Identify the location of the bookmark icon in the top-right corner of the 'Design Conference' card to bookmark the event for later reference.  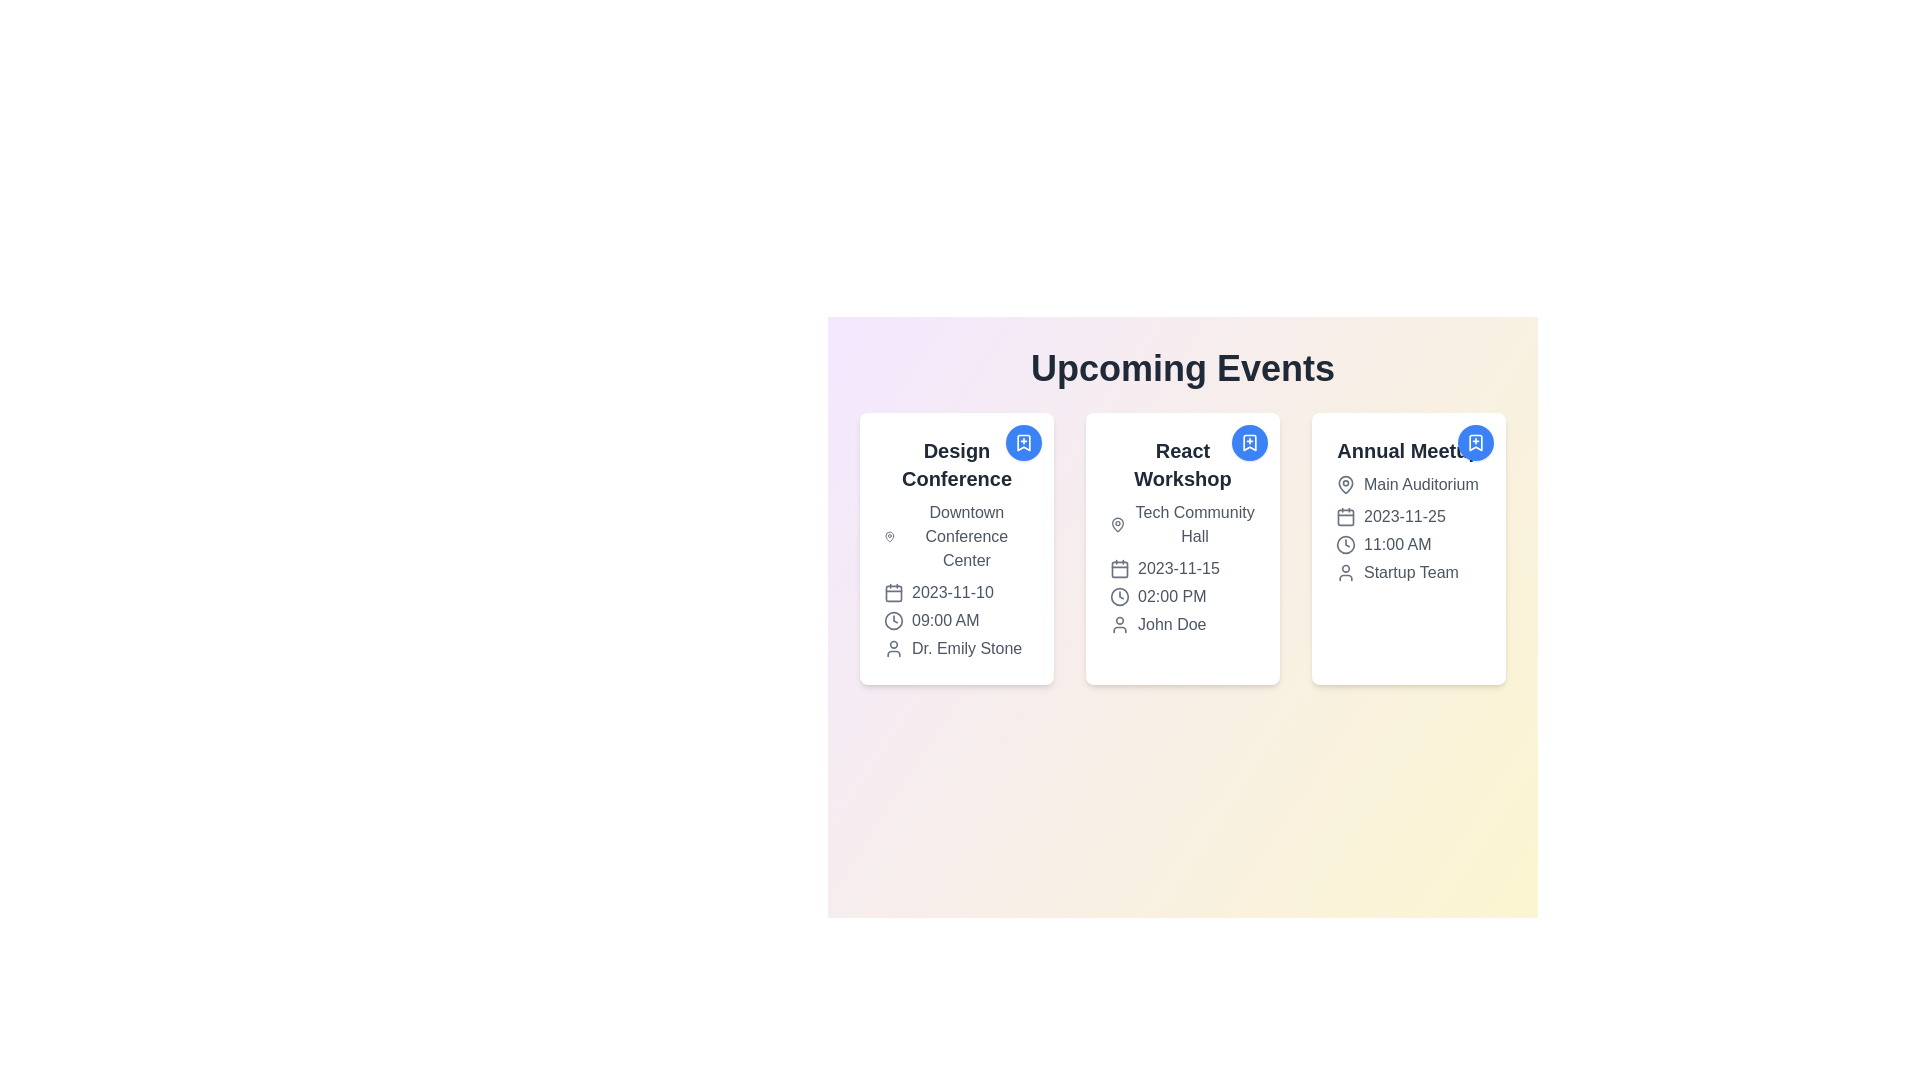
(1023, 442).